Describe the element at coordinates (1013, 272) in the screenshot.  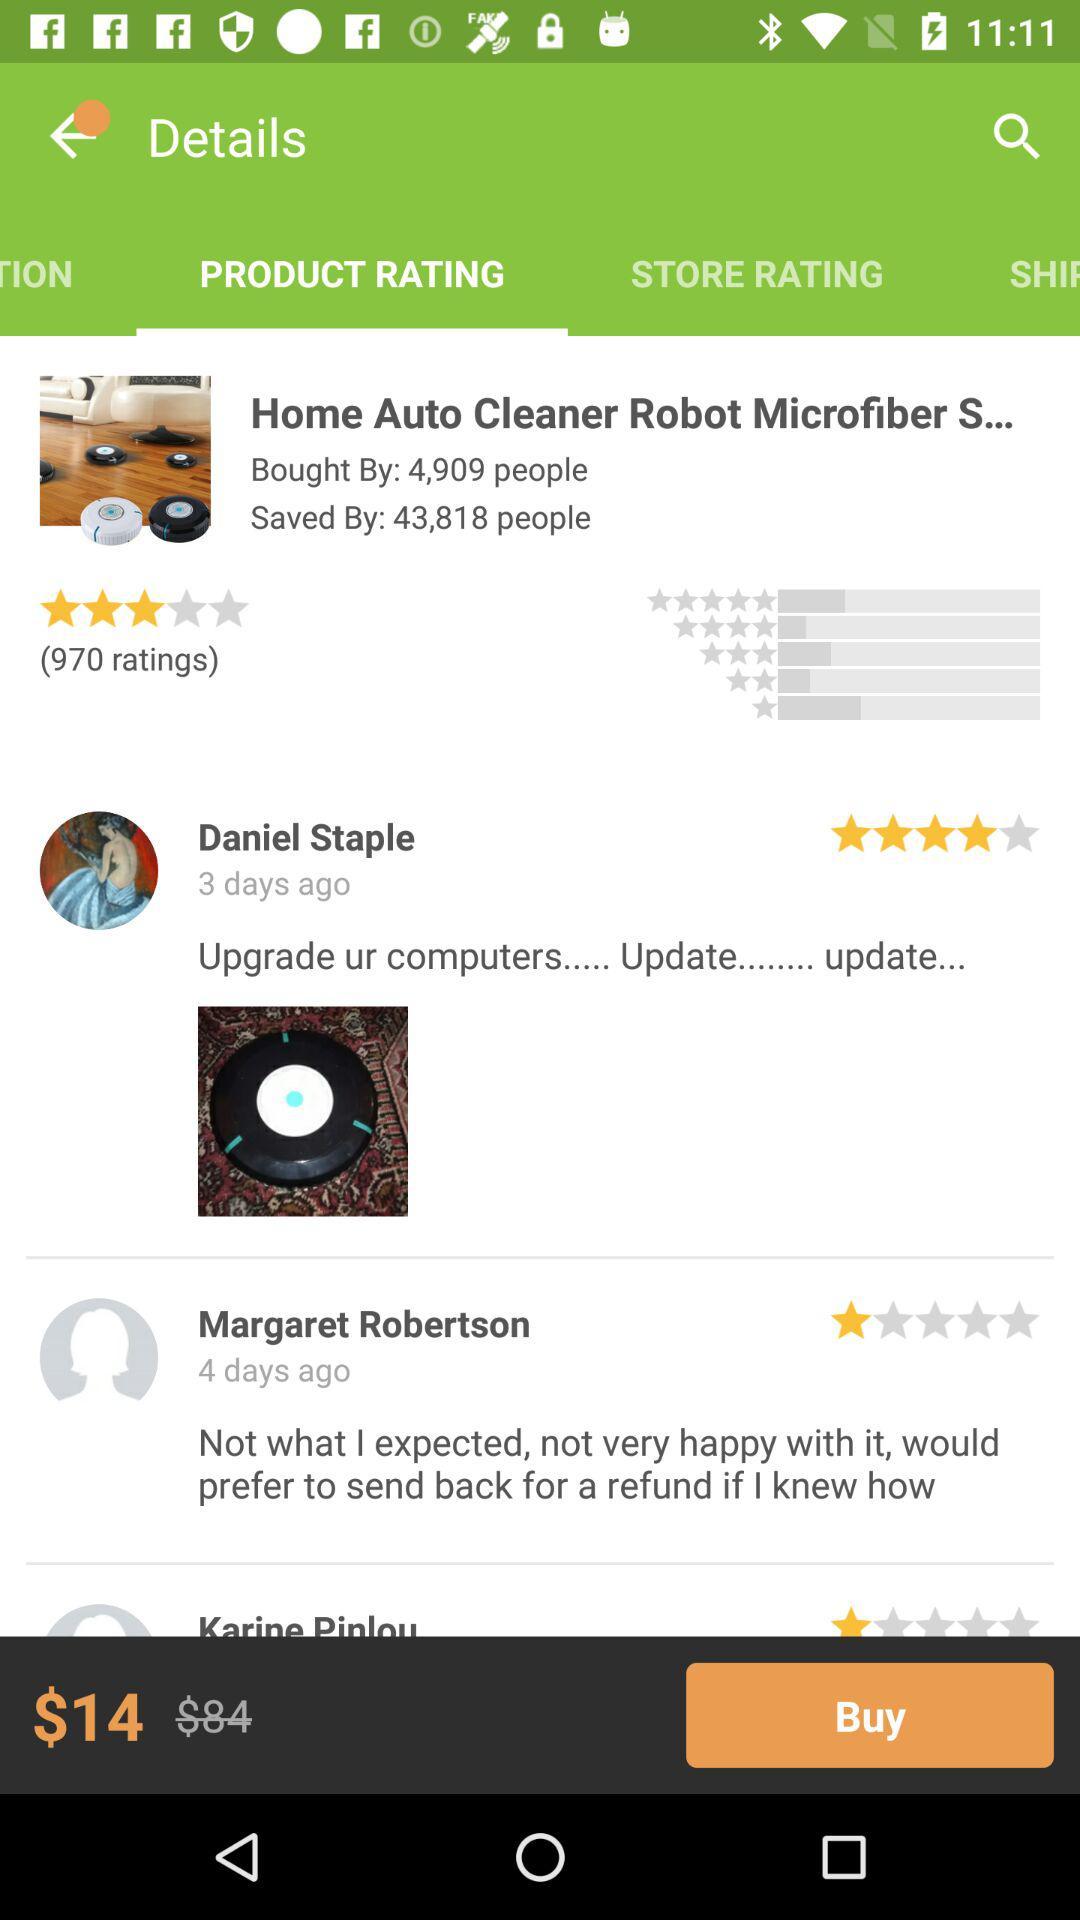
I see `the shipping info icon` at that location.